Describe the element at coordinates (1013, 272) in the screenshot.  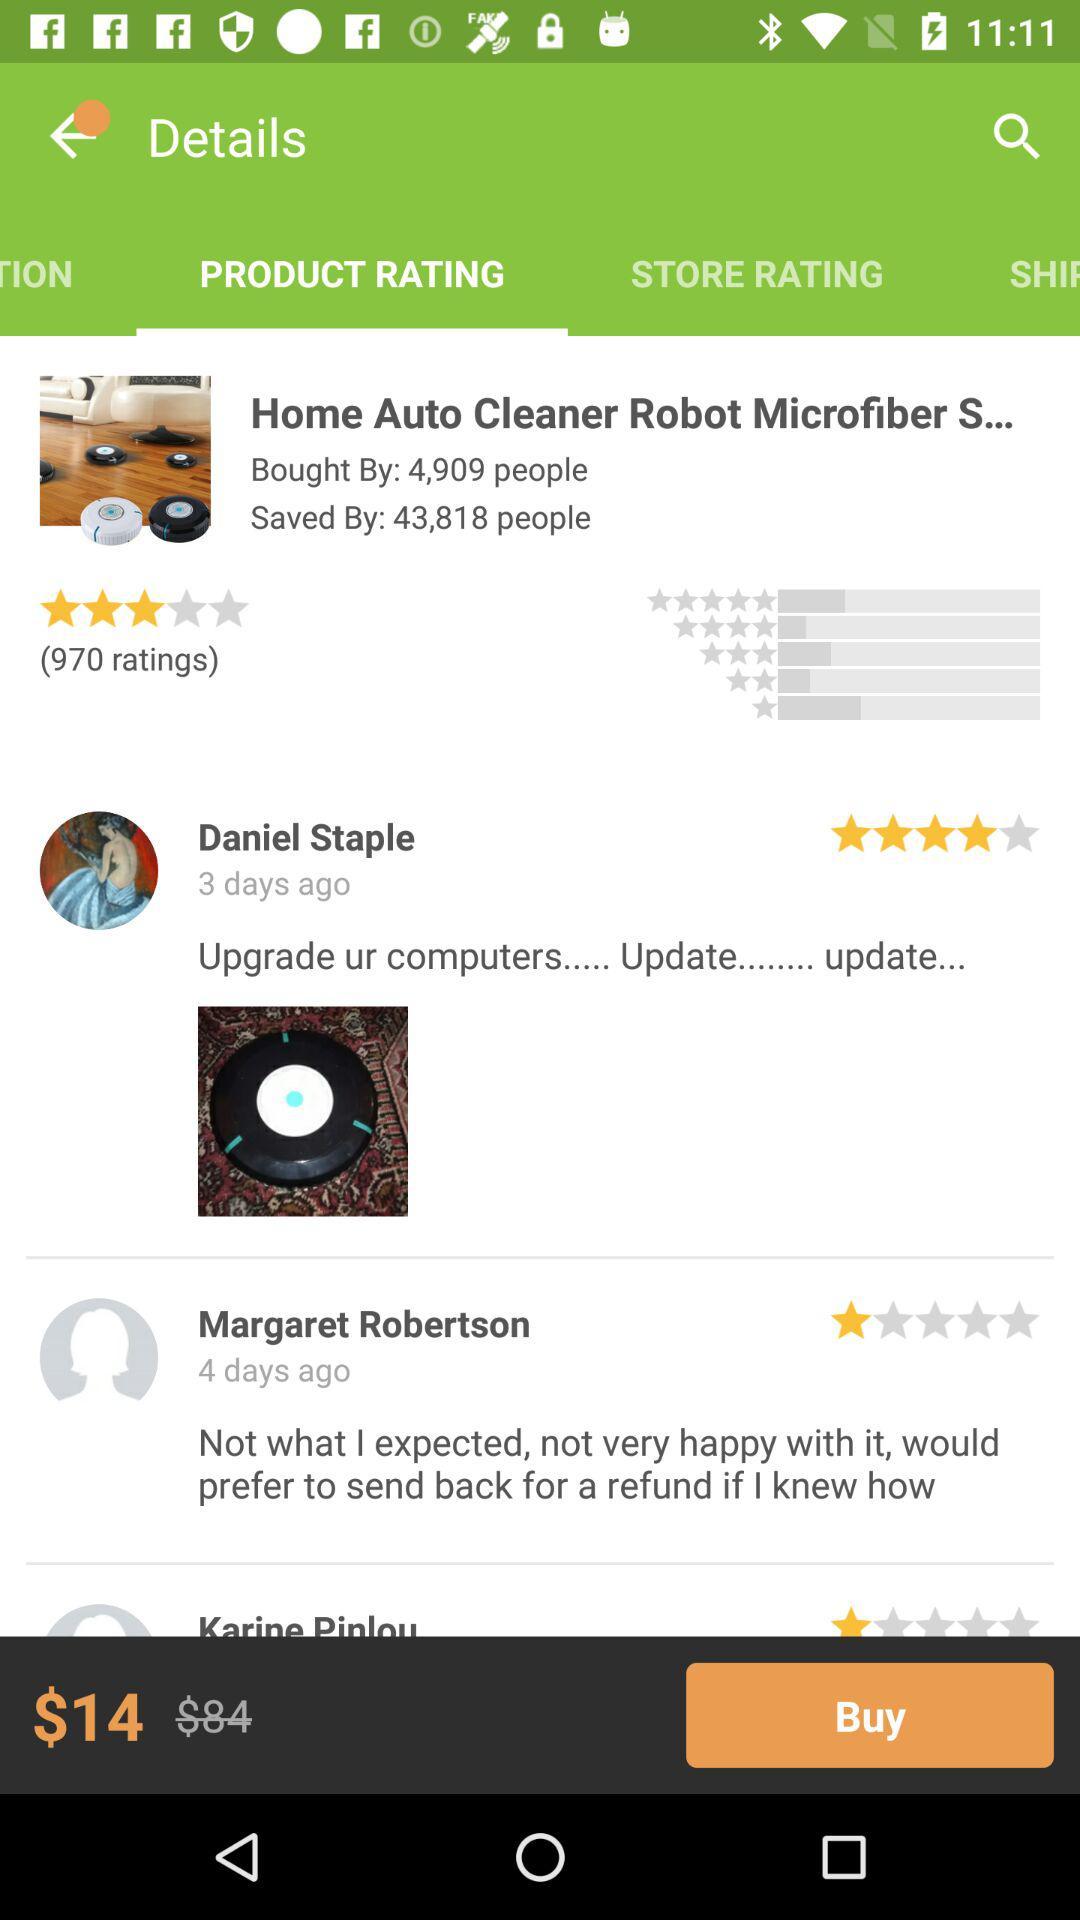
I see `the shipping info icon` at that location.